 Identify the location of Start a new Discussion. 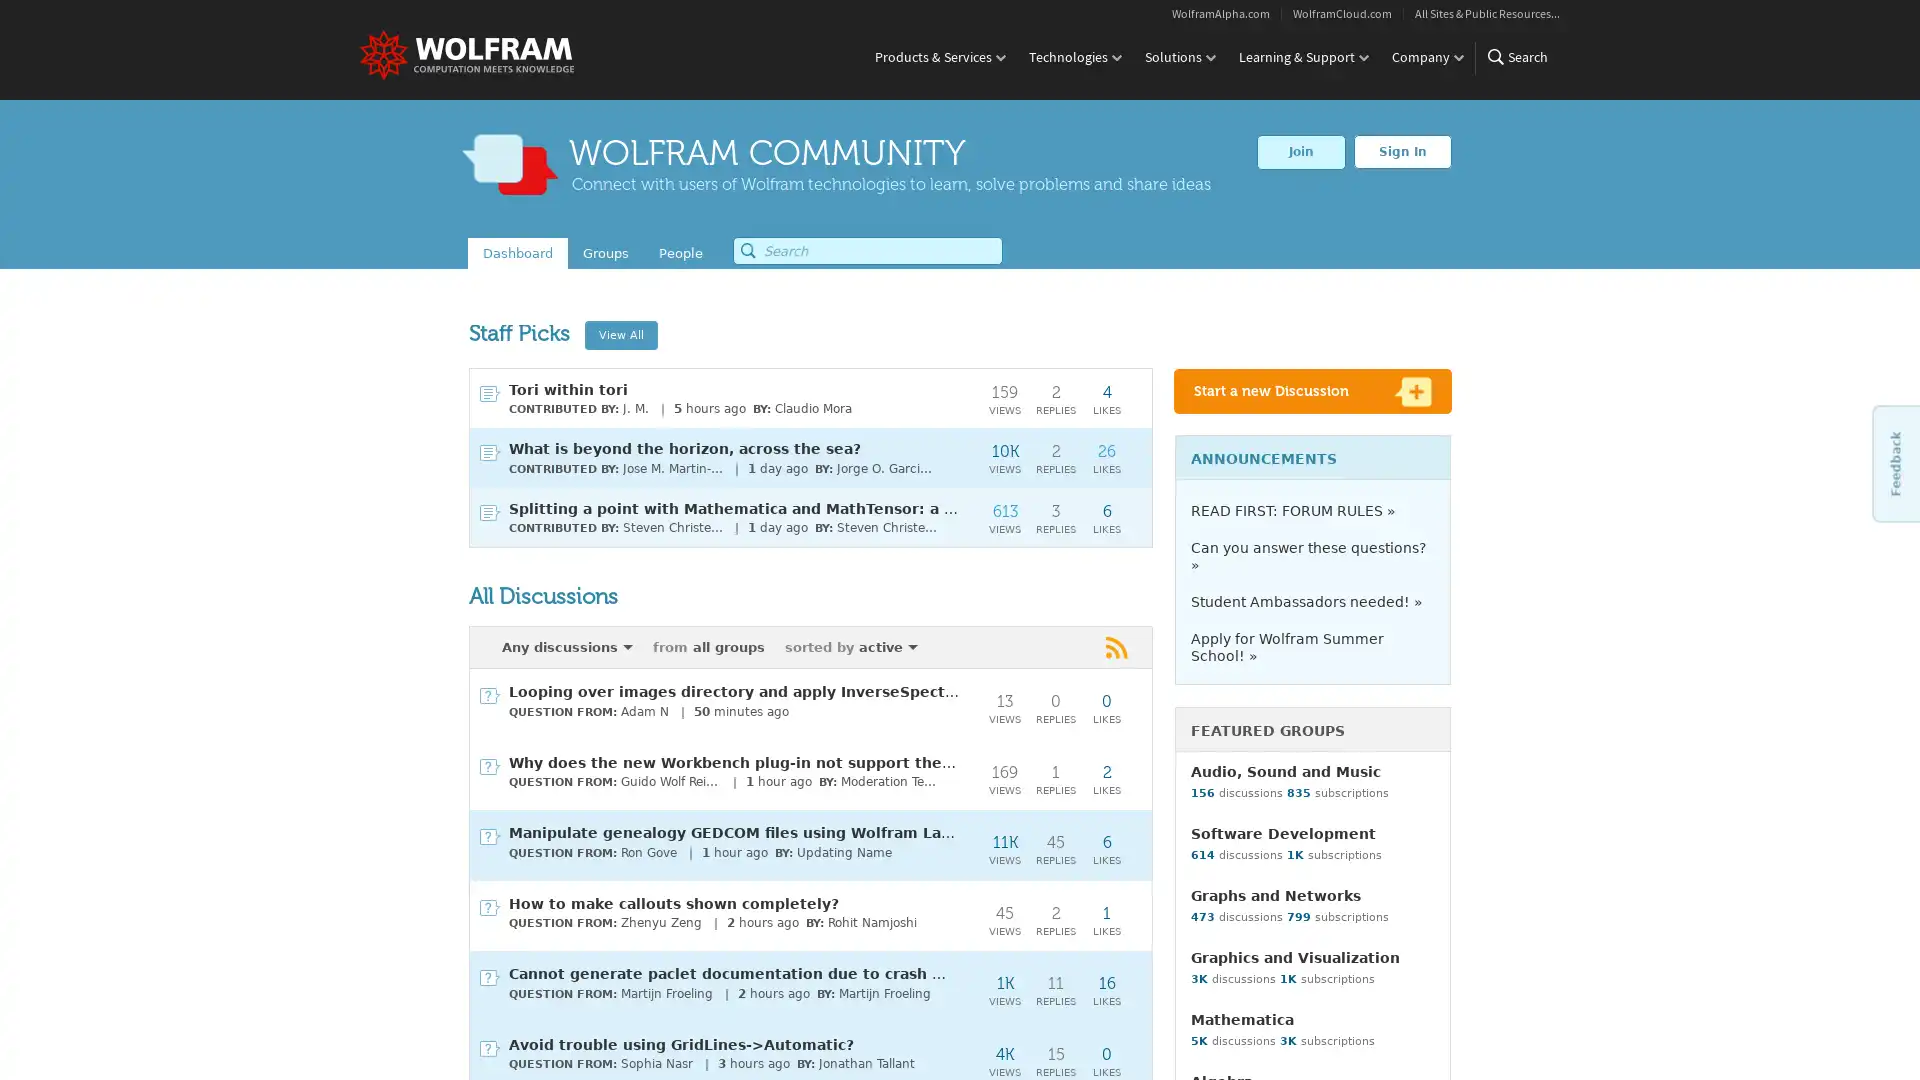
(1313, 391).